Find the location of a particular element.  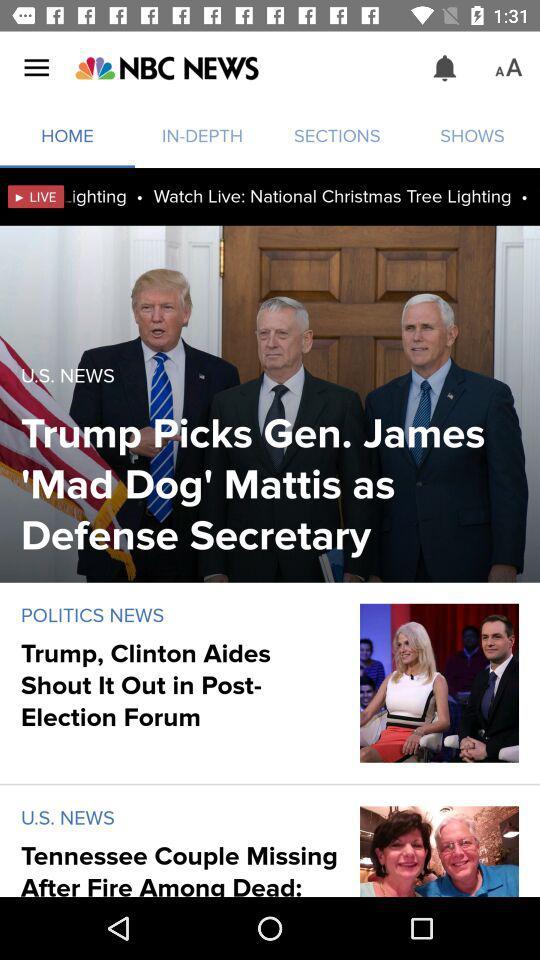

the font icon is located at coordinates (508, 68).